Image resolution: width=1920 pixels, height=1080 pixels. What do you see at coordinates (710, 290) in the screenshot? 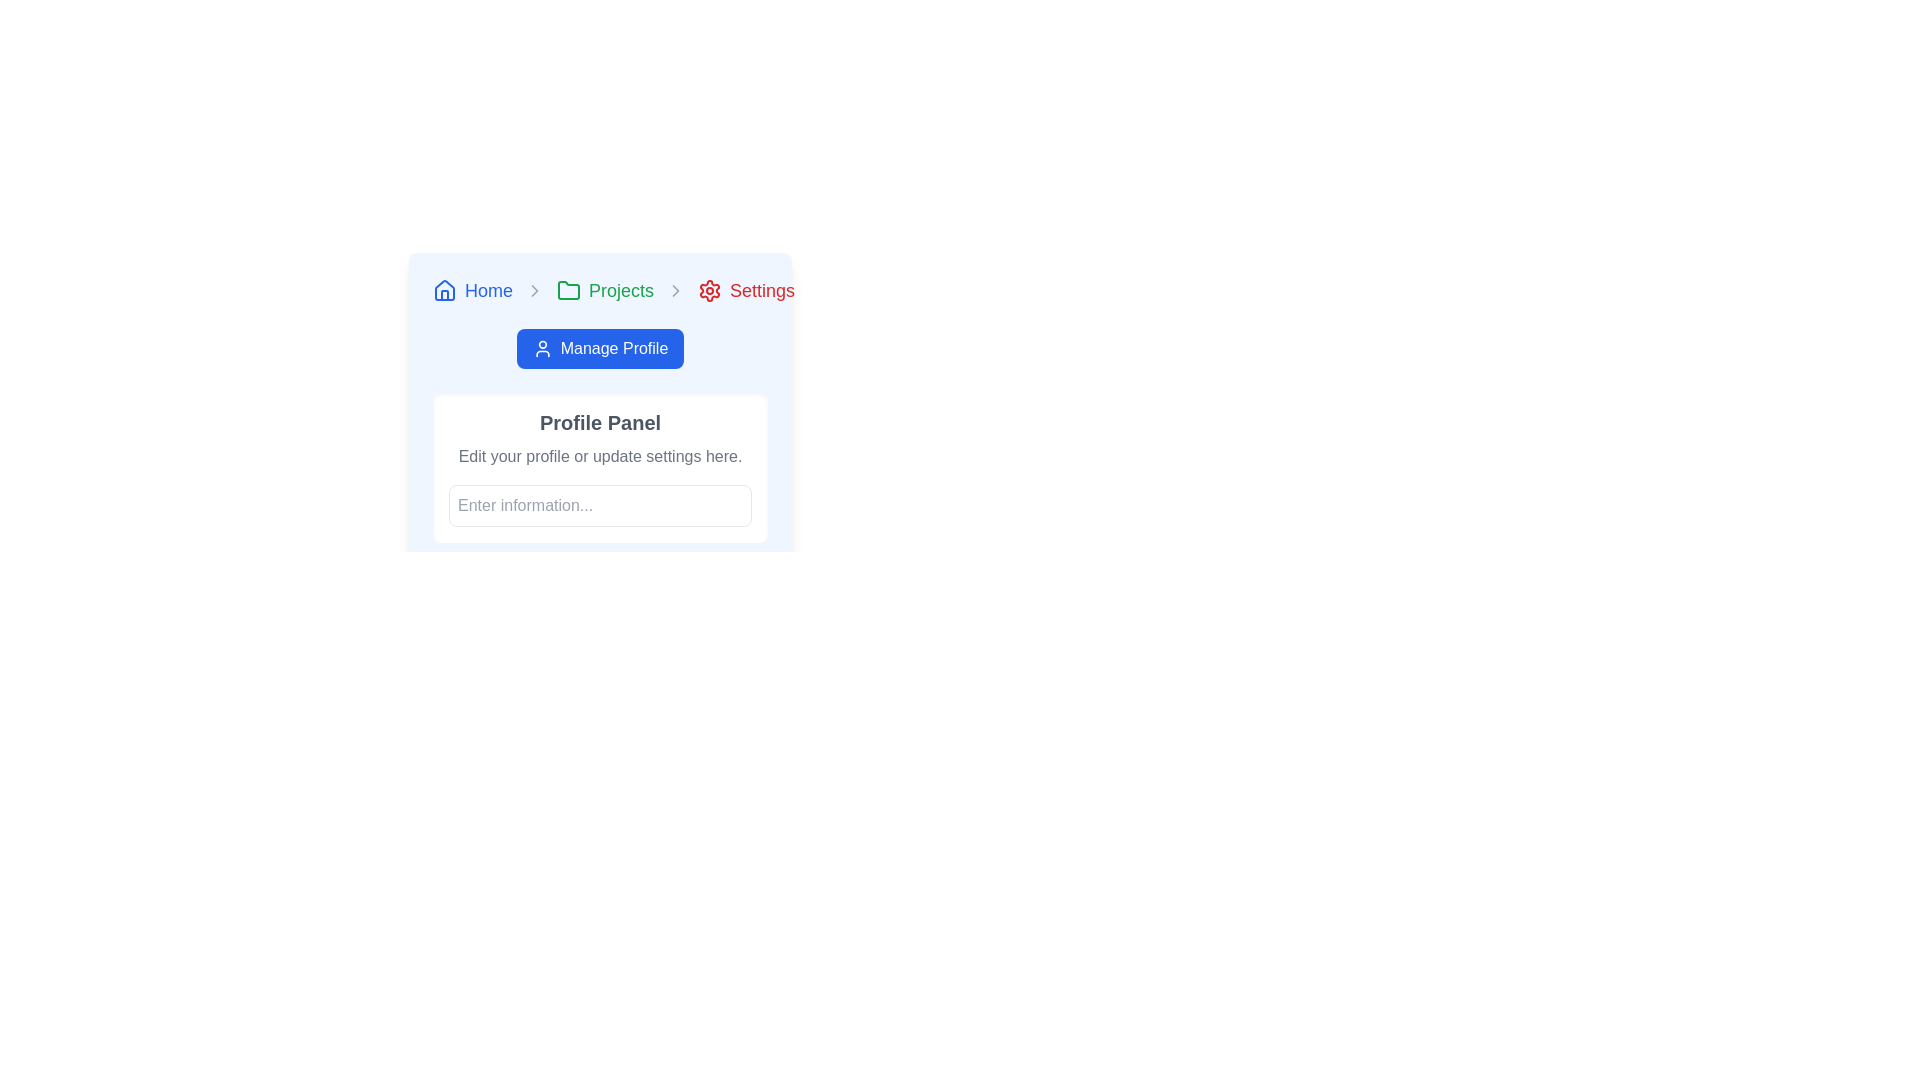
I see `the gear-like icon representing settings, which is red in color and located next to the 'Settings' text in the breadcrumb navigation` at bounding box center [710, 290].